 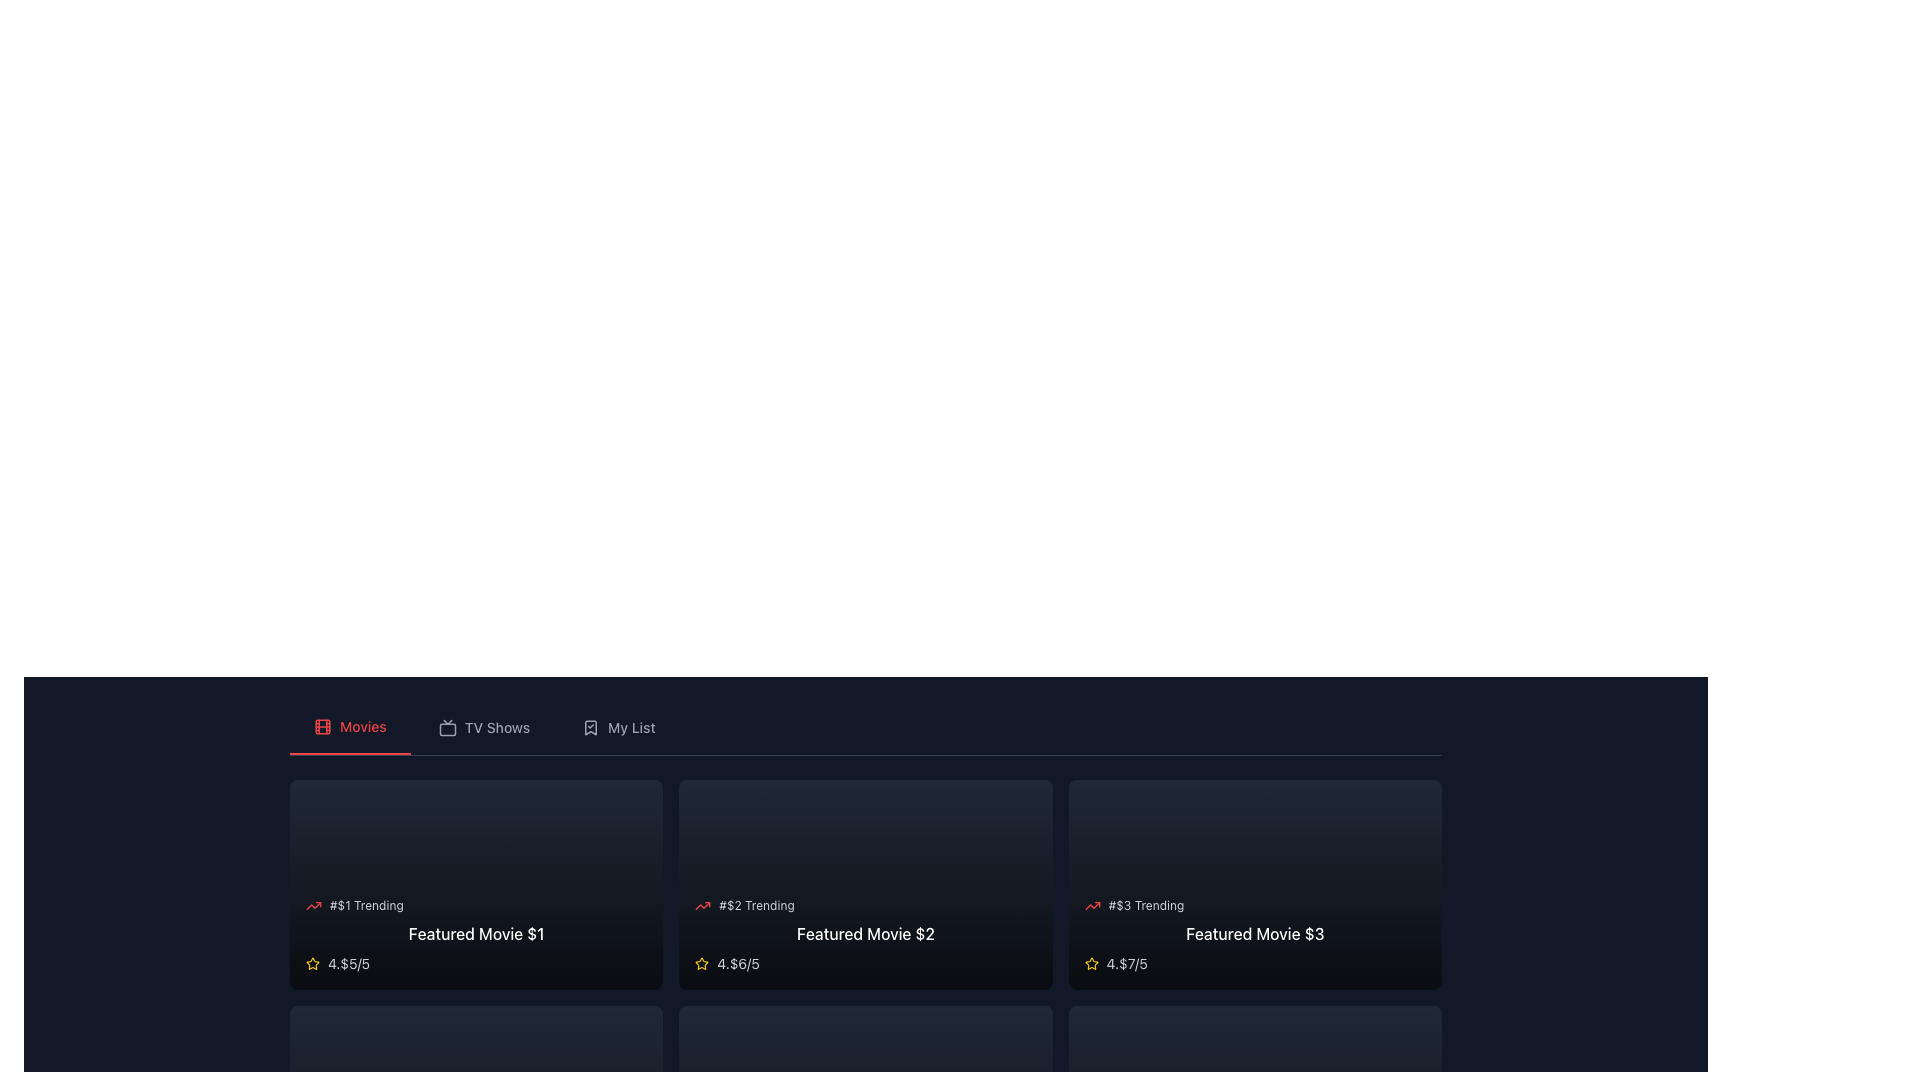 What do you see at coordinates (1254, 933) in the screenshot?
I see `the Text Label displaying 'Featured Movie $3' which is part of the trending movies list, located in the center of the third tile, below the subtitle '#$3 Trending'` at bounding box center [1254, 933].